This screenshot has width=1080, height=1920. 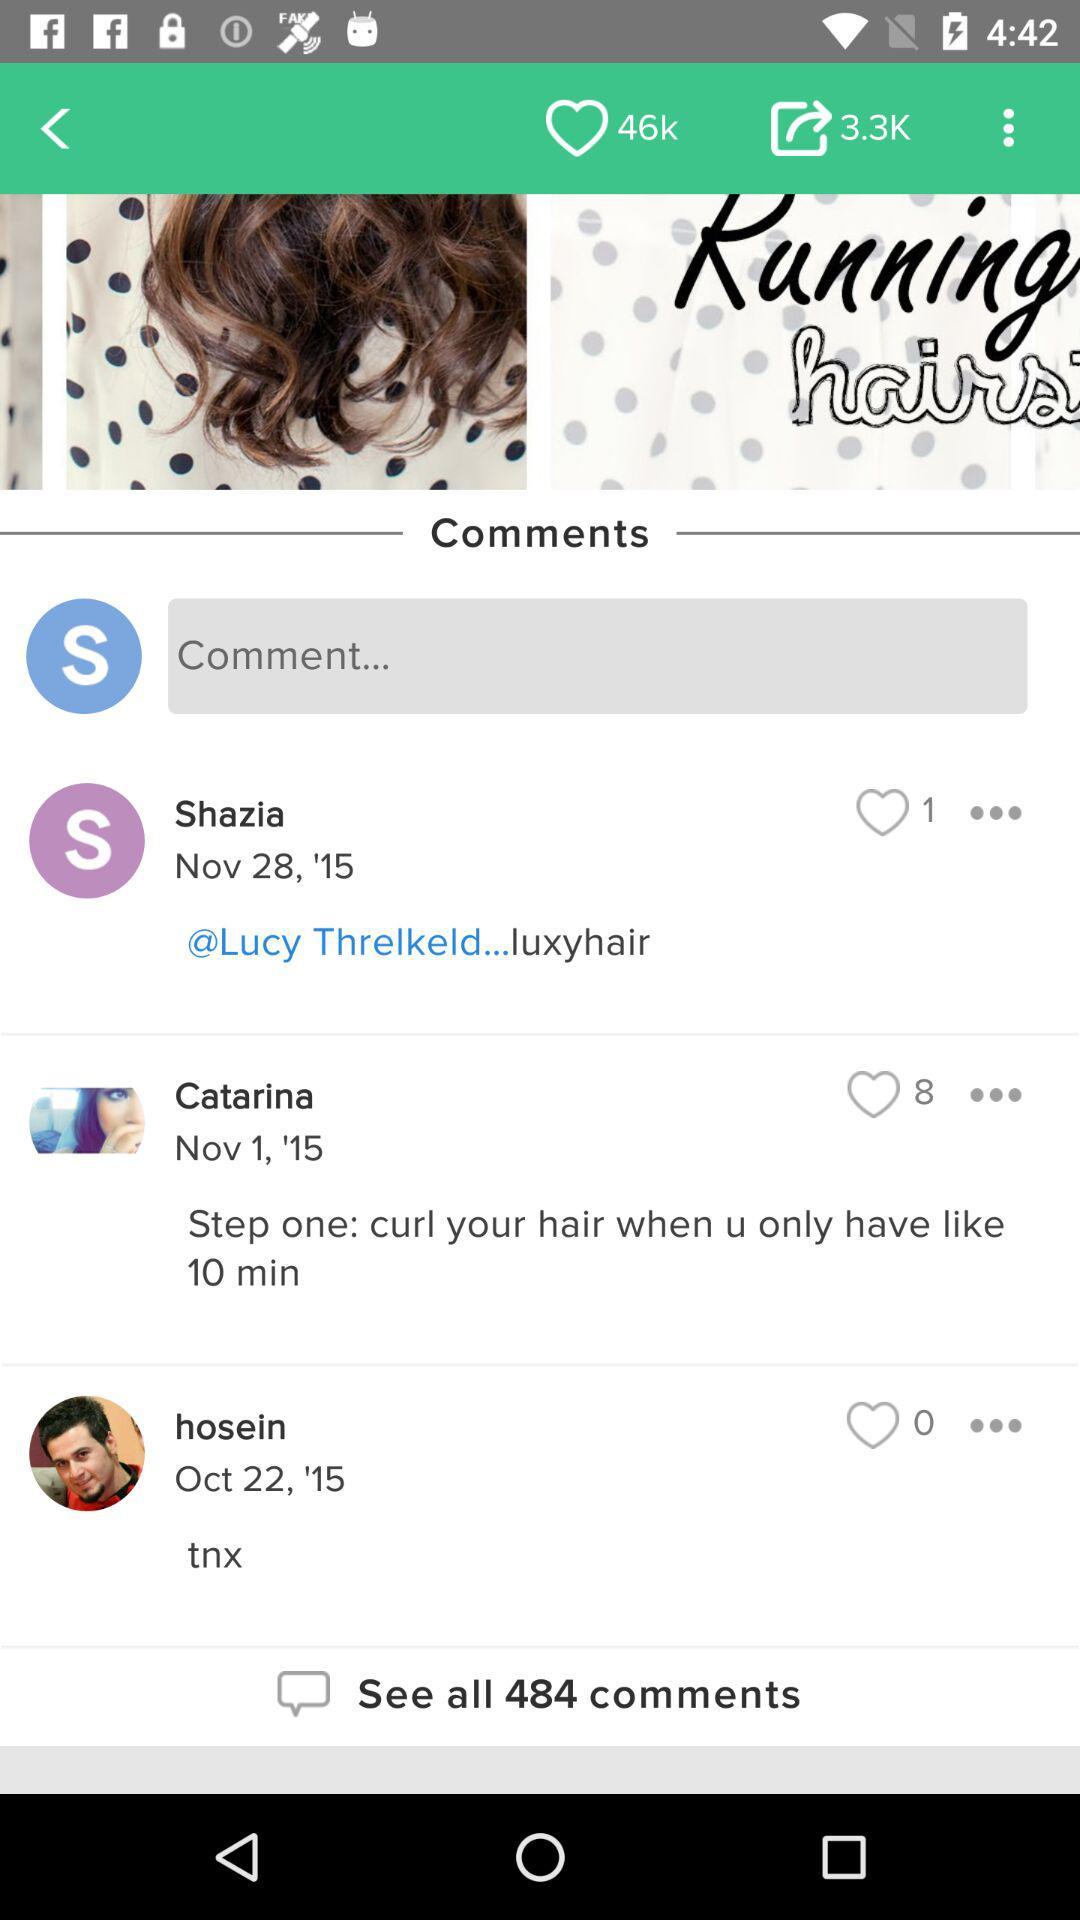 I want to click on item to the left of 3.3k icon, so click(x=611, y=127).